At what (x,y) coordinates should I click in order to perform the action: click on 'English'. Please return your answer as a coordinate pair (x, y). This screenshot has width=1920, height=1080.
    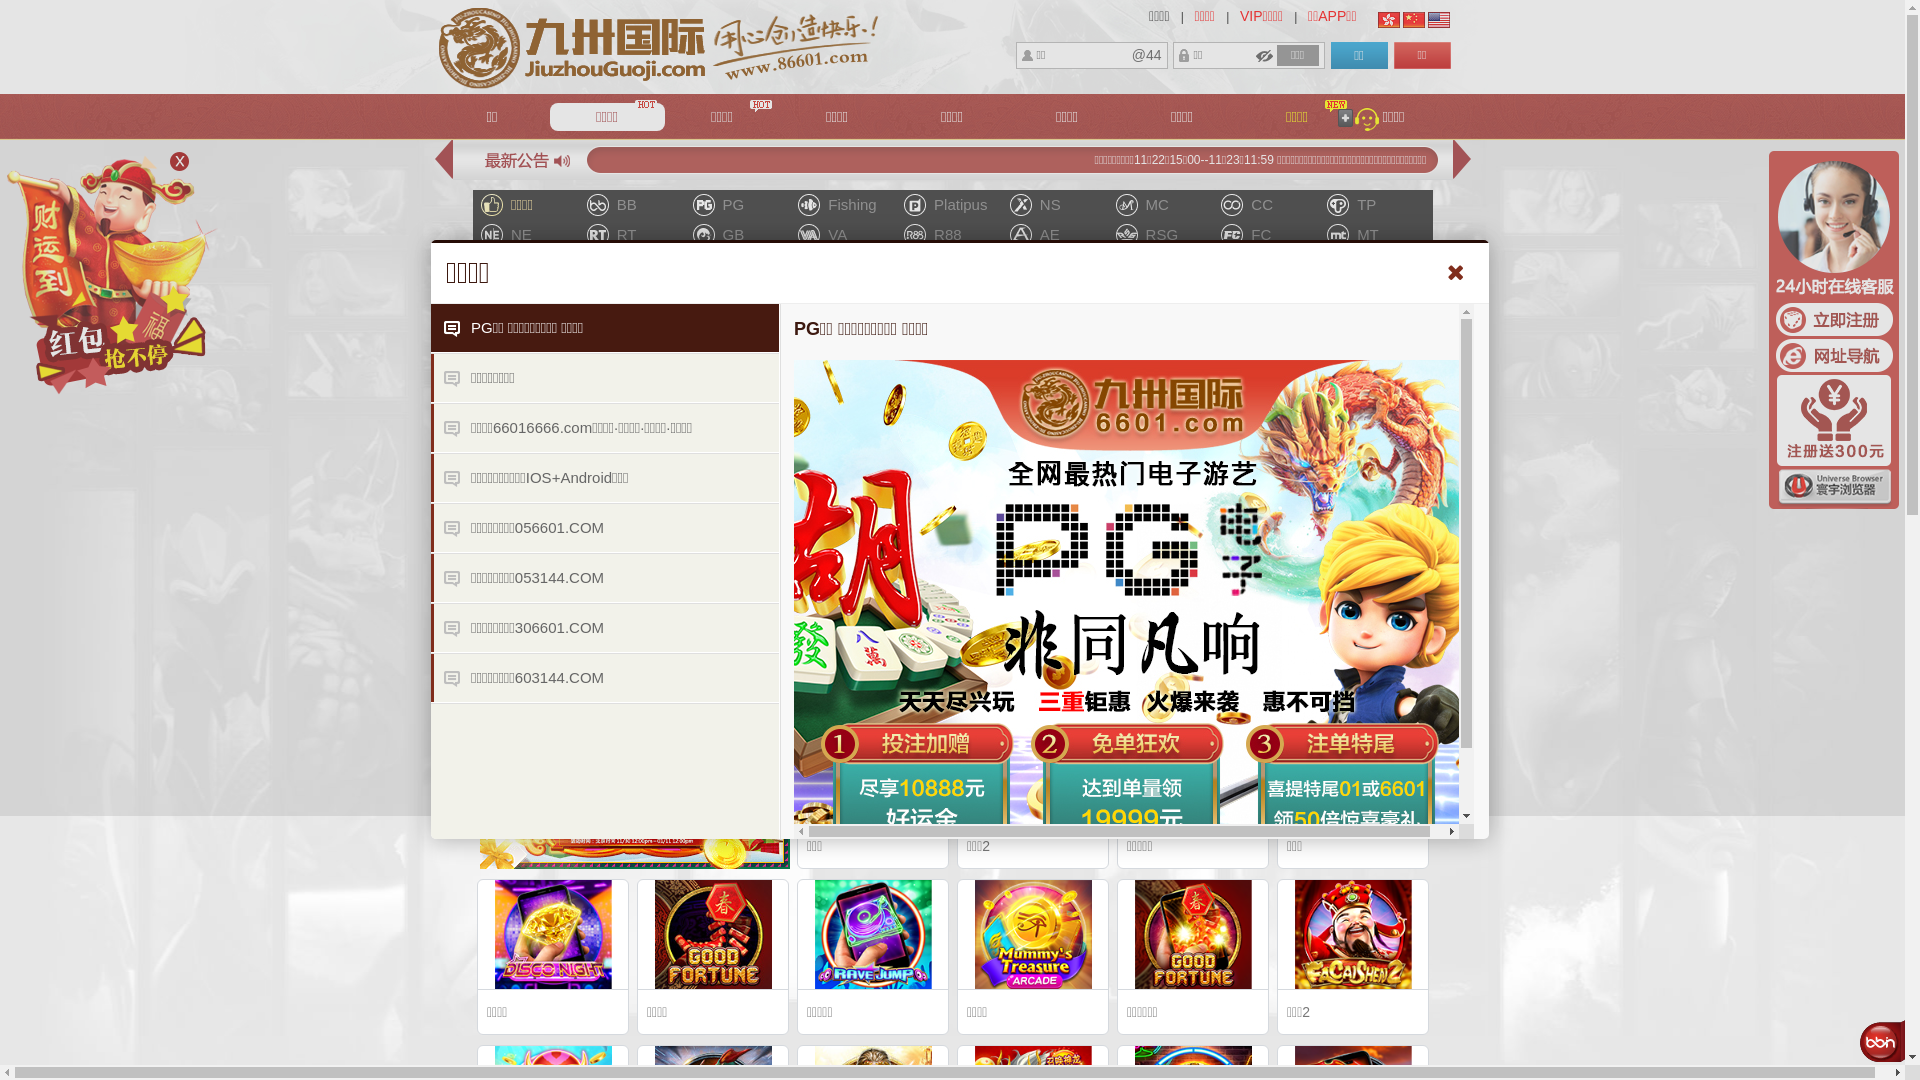
    Looking at the image, I should click on (1427, 19).